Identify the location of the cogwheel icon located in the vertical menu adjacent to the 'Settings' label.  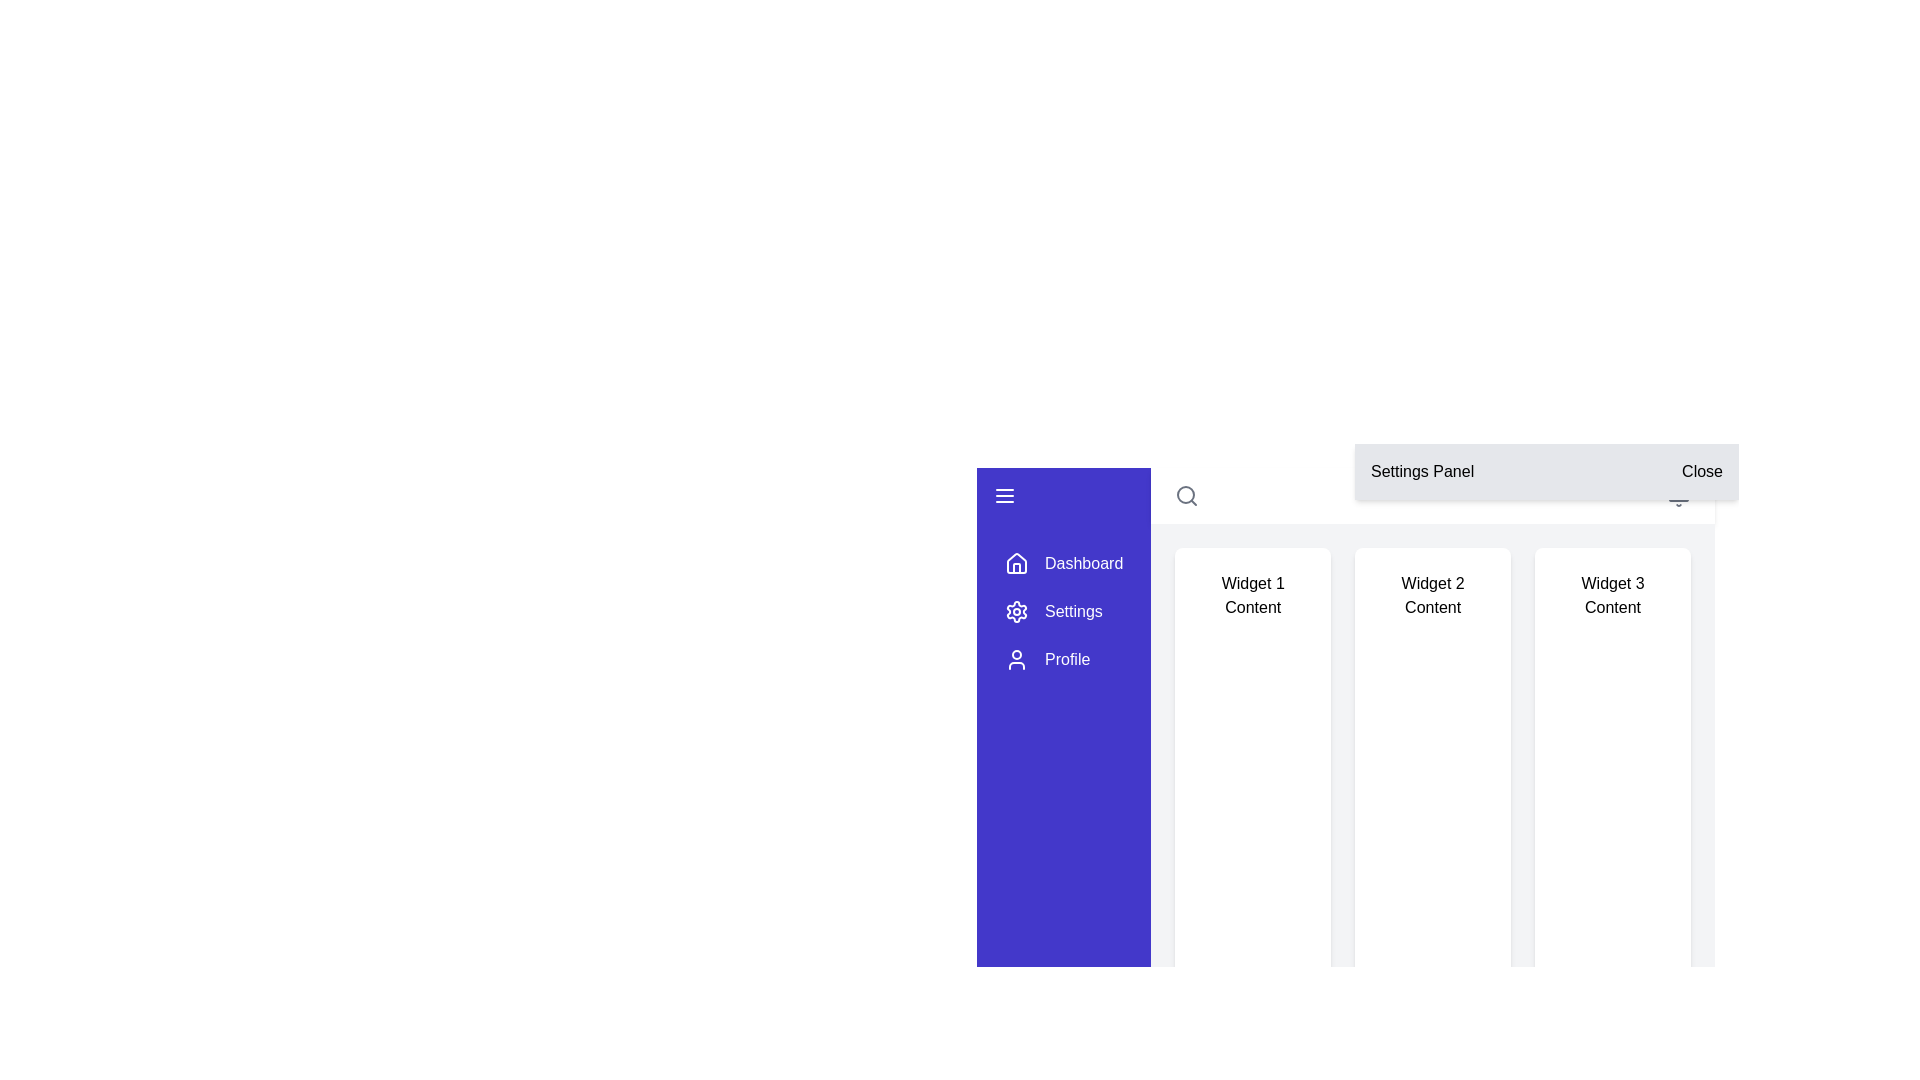
(1017, 611).